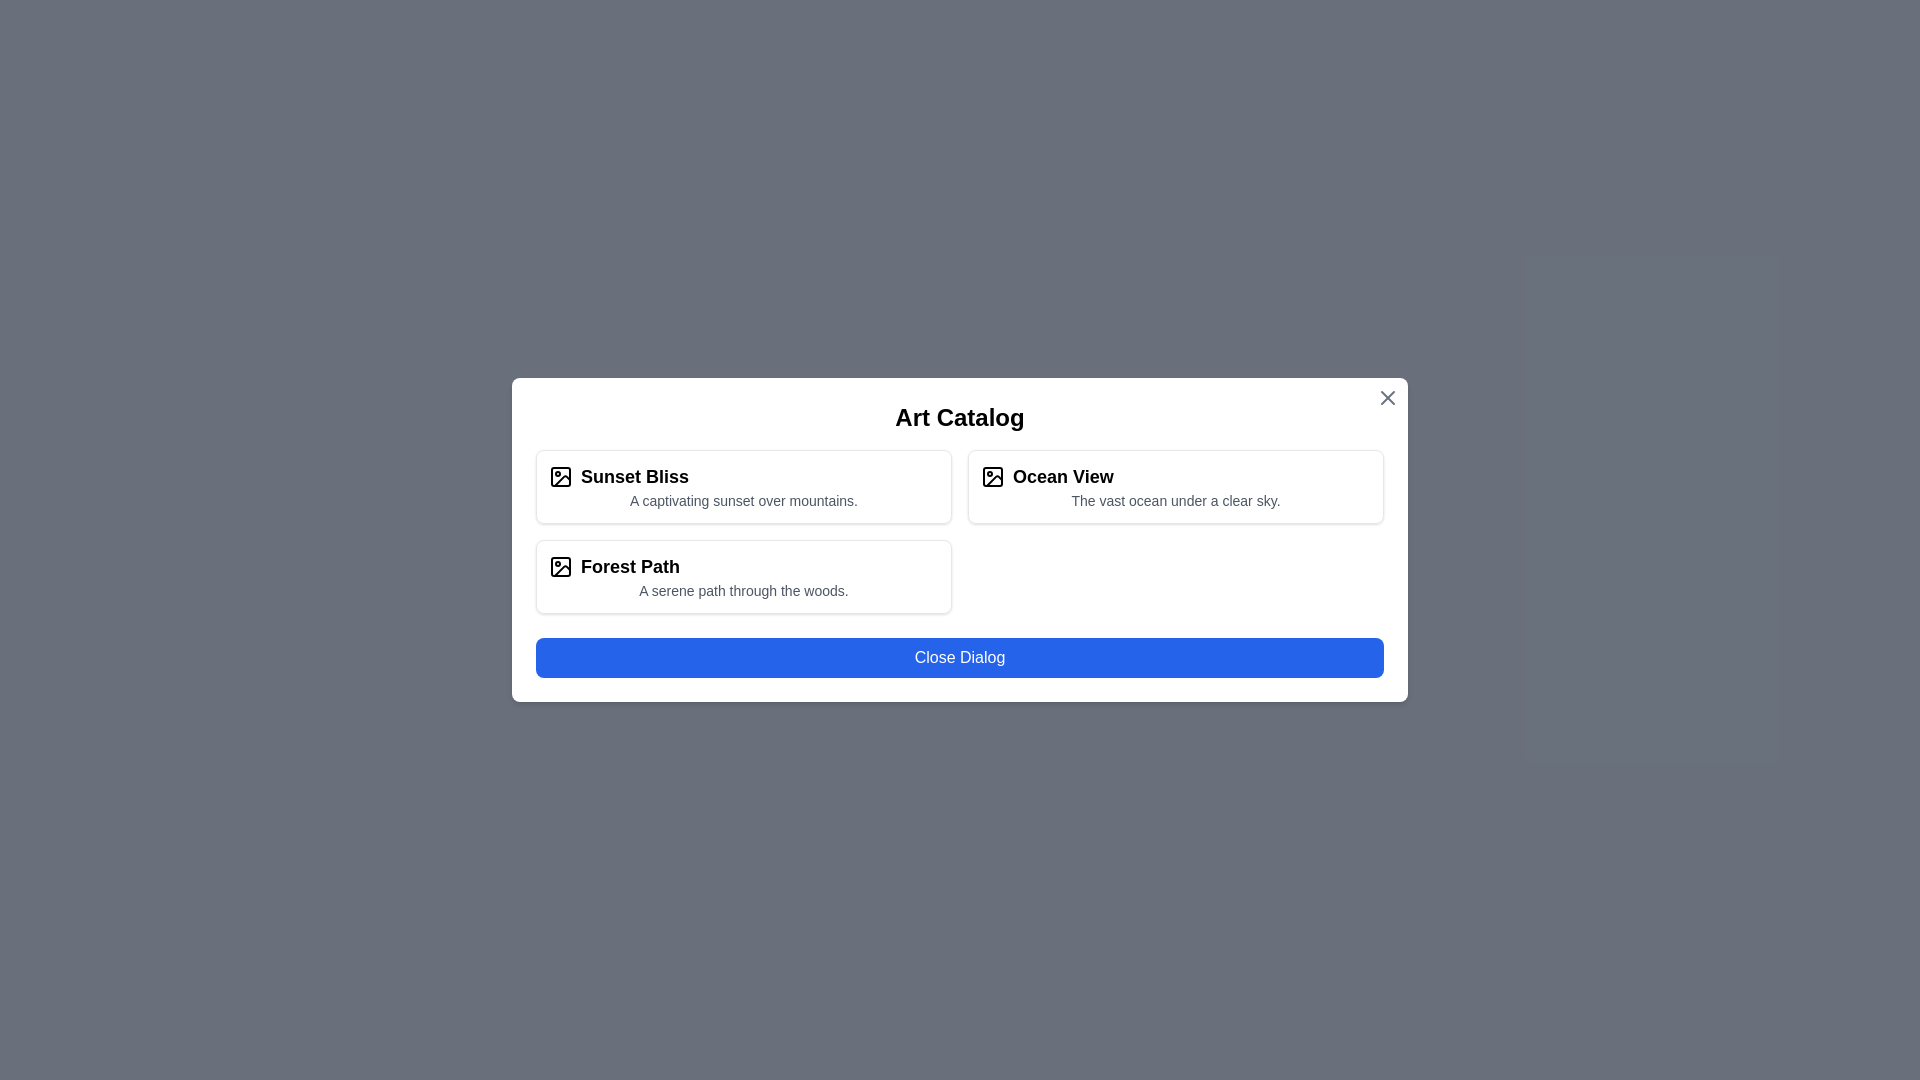 This screenshot has width=1920, height=1080. I want to click on the 'Close' button to close the dialog, so click(960, 658).